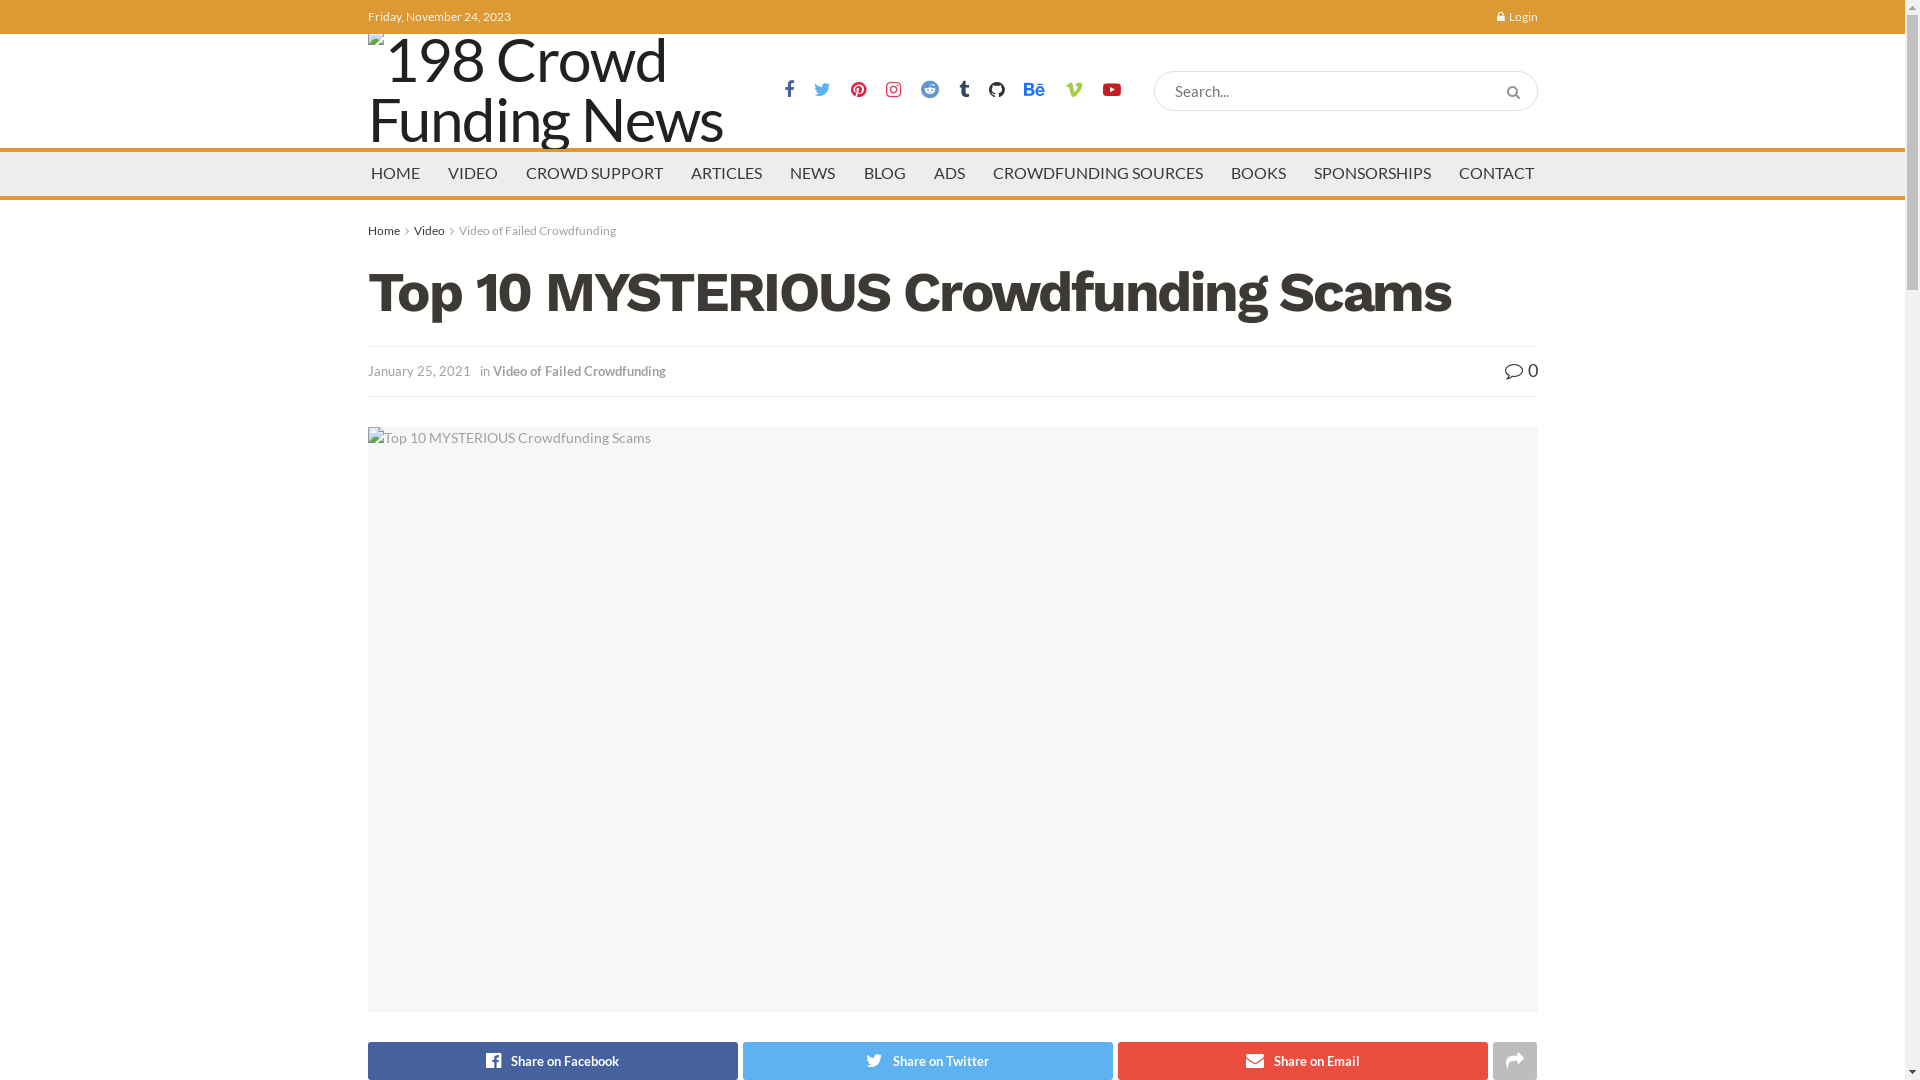 The image size is (1920, 1080). I want to click on 'Video', so click(428, 229).